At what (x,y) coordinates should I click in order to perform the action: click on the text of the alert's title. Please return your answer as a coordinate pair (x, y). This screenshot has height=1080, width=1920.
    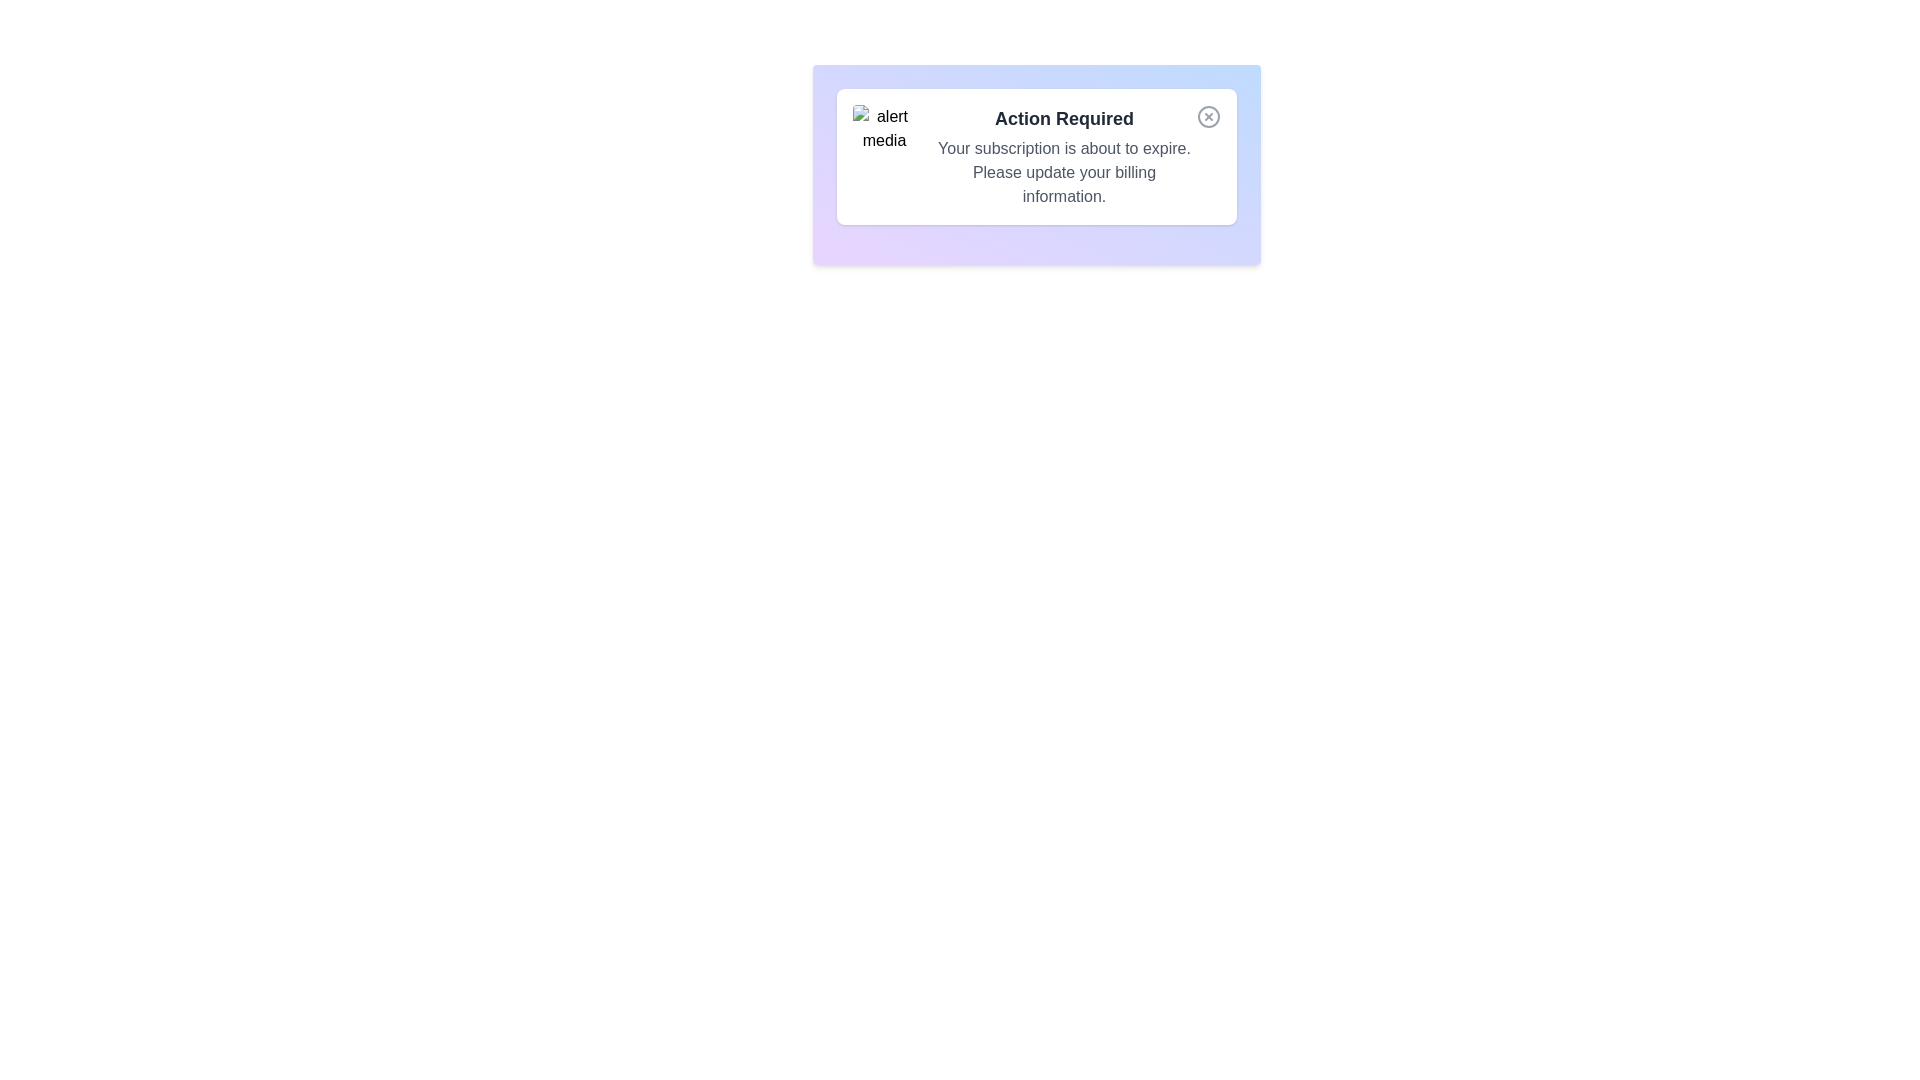
    Looking at the image, I should click on (1063, 119).